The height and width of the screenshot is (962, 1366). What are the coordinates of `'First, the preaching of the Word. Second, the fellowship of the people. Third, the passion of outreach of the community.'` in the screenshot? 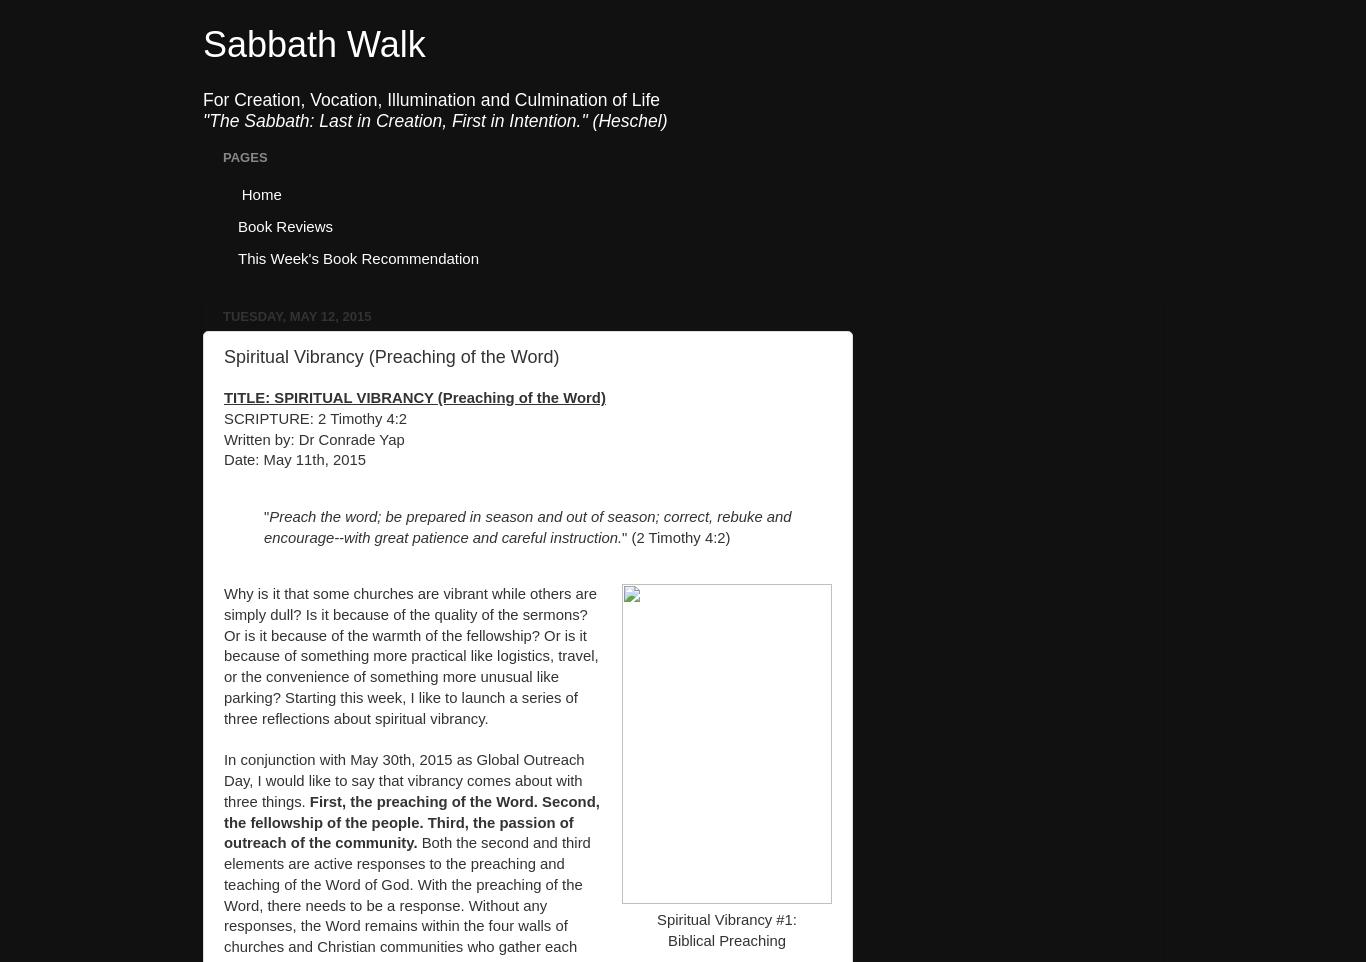 It's located at (223, 822).